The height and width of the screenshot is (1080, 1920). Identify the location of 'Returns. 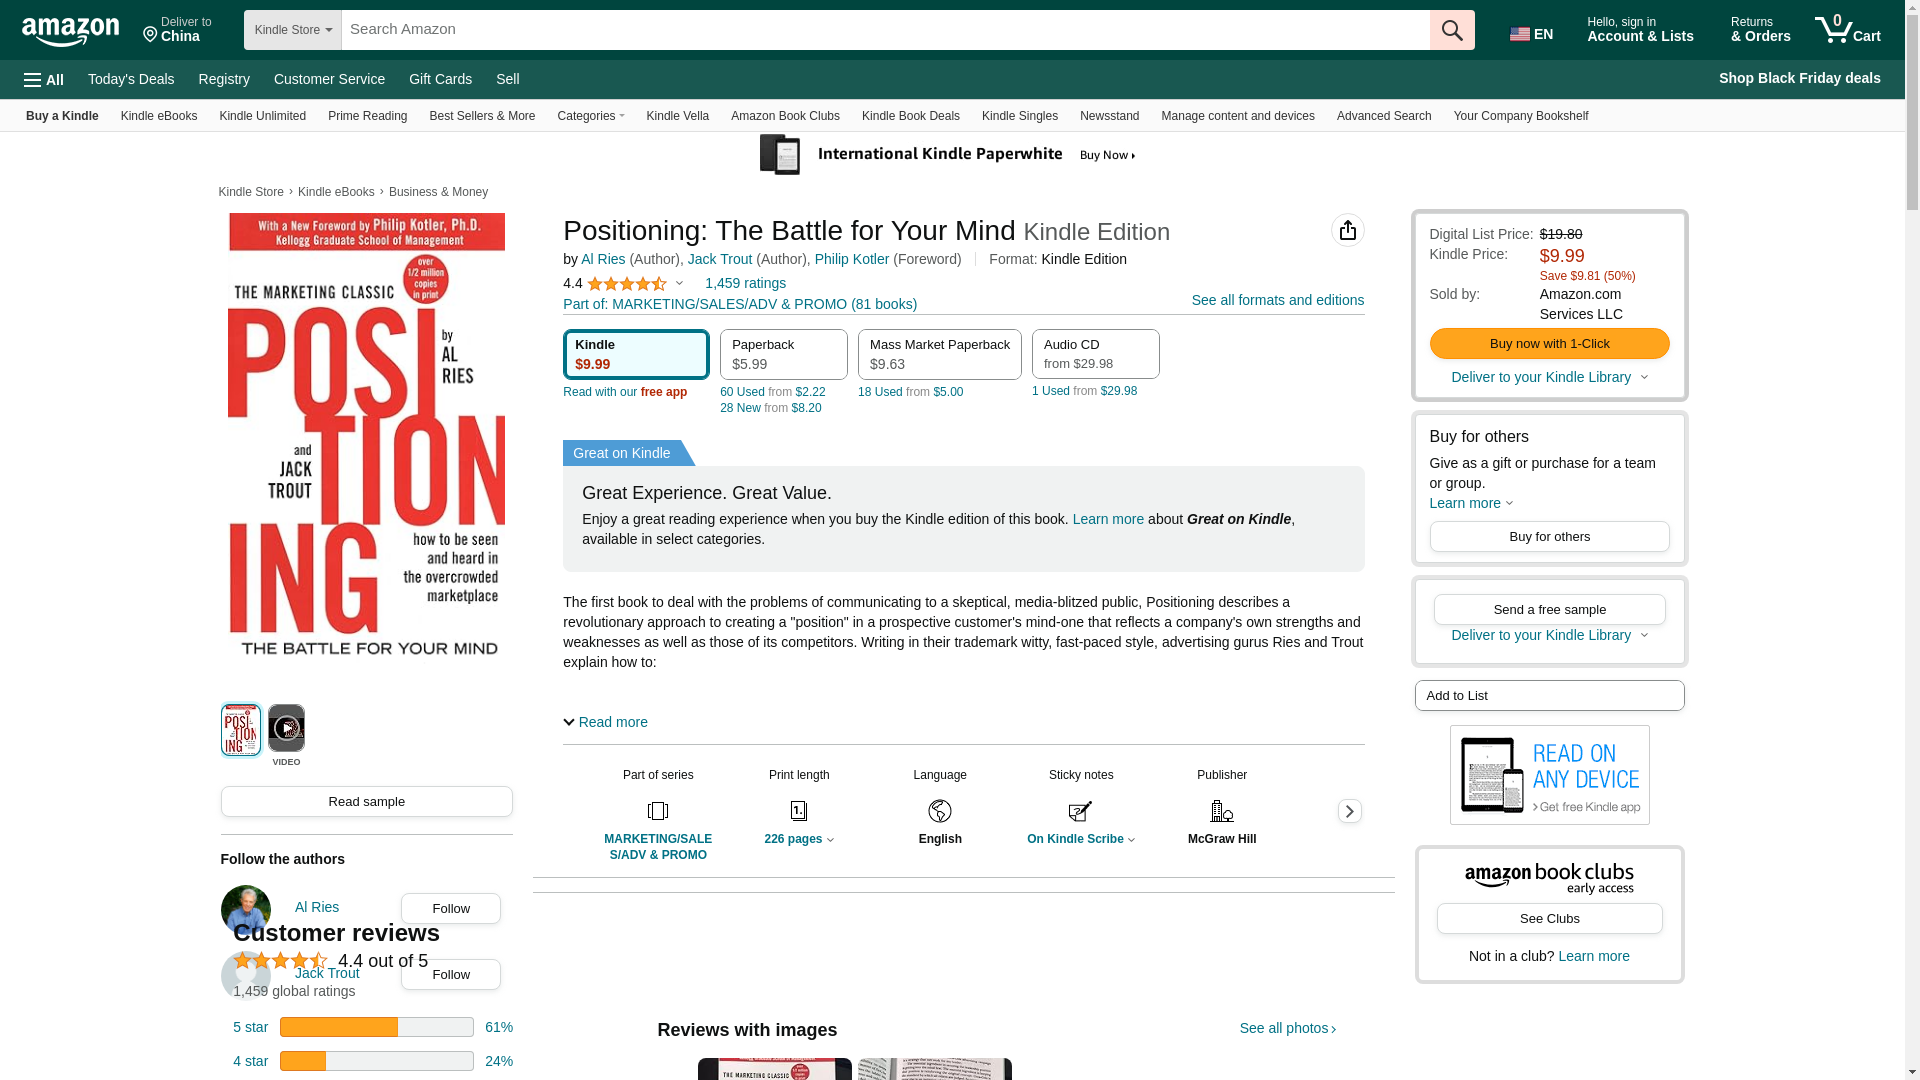
(1761, 30).